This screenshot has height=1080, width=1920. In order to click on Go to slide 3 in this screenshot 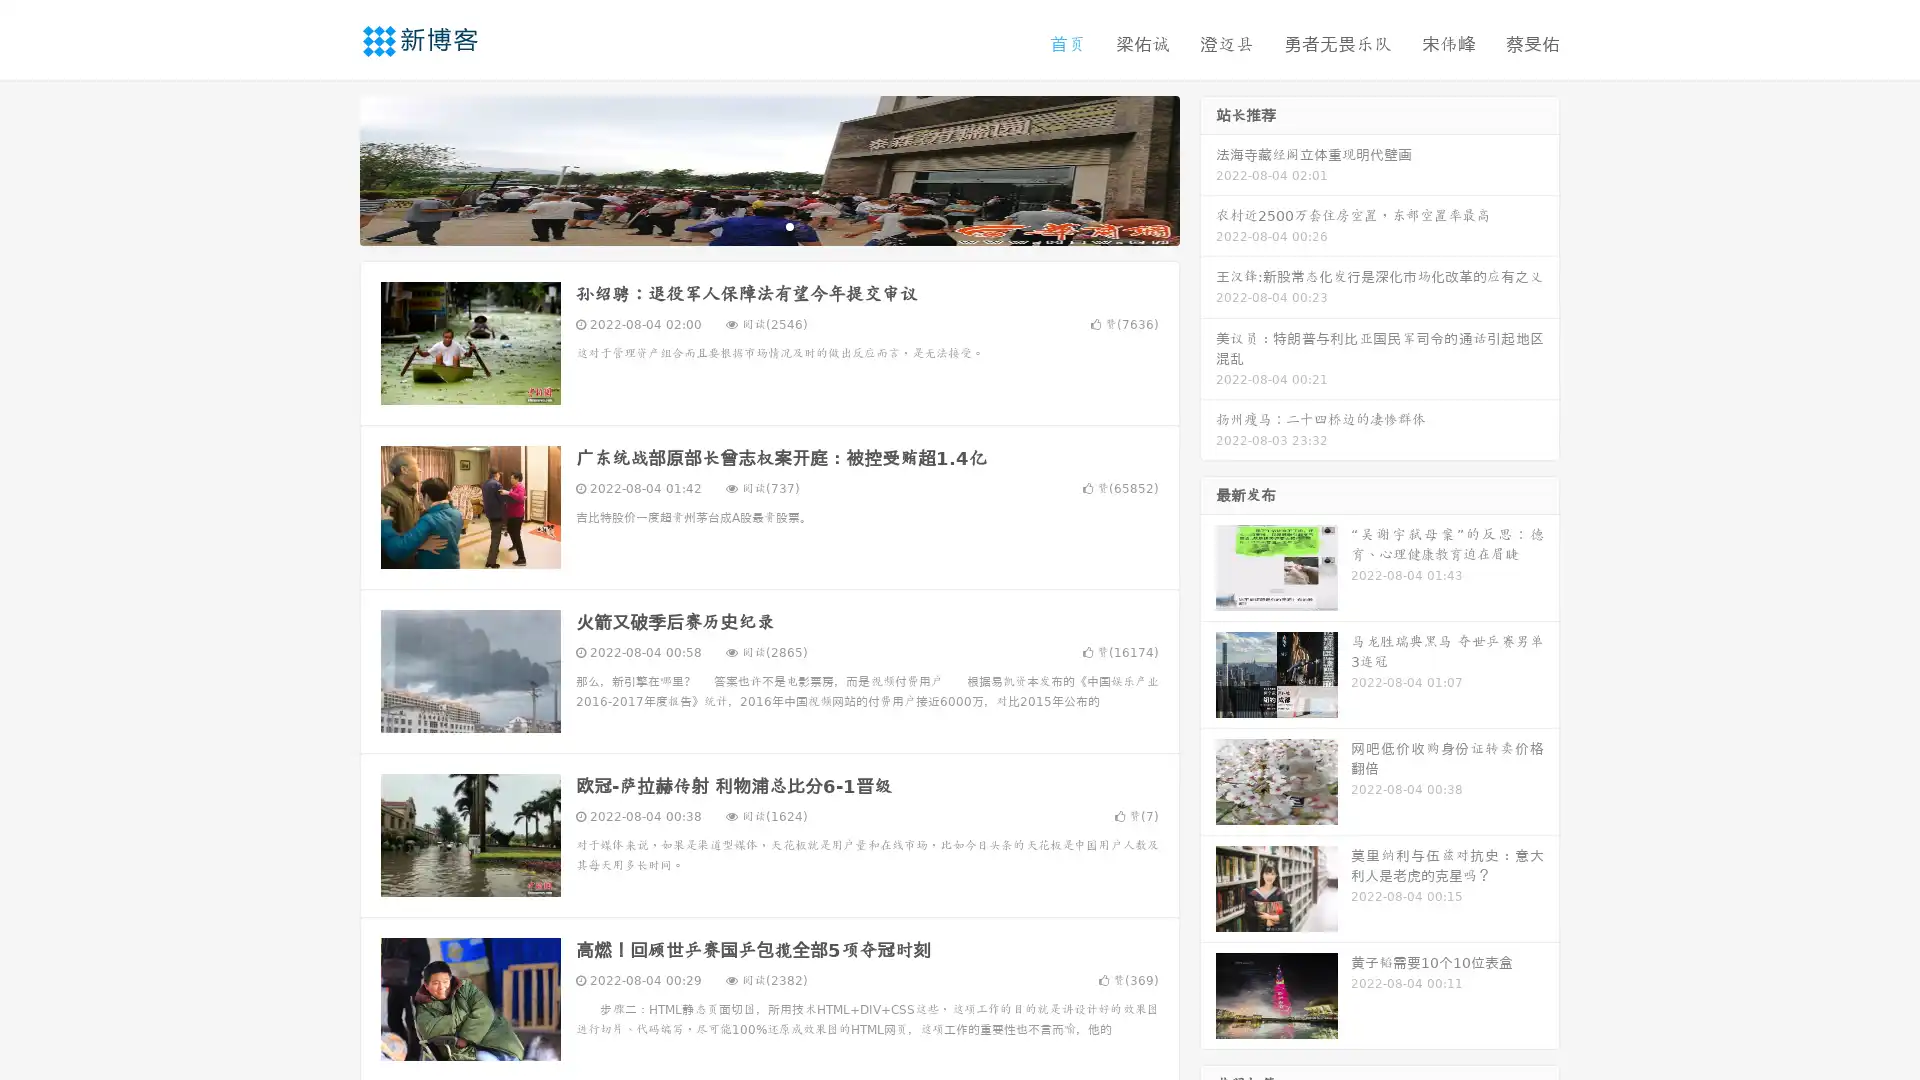, I will do `click(789, 225)`.